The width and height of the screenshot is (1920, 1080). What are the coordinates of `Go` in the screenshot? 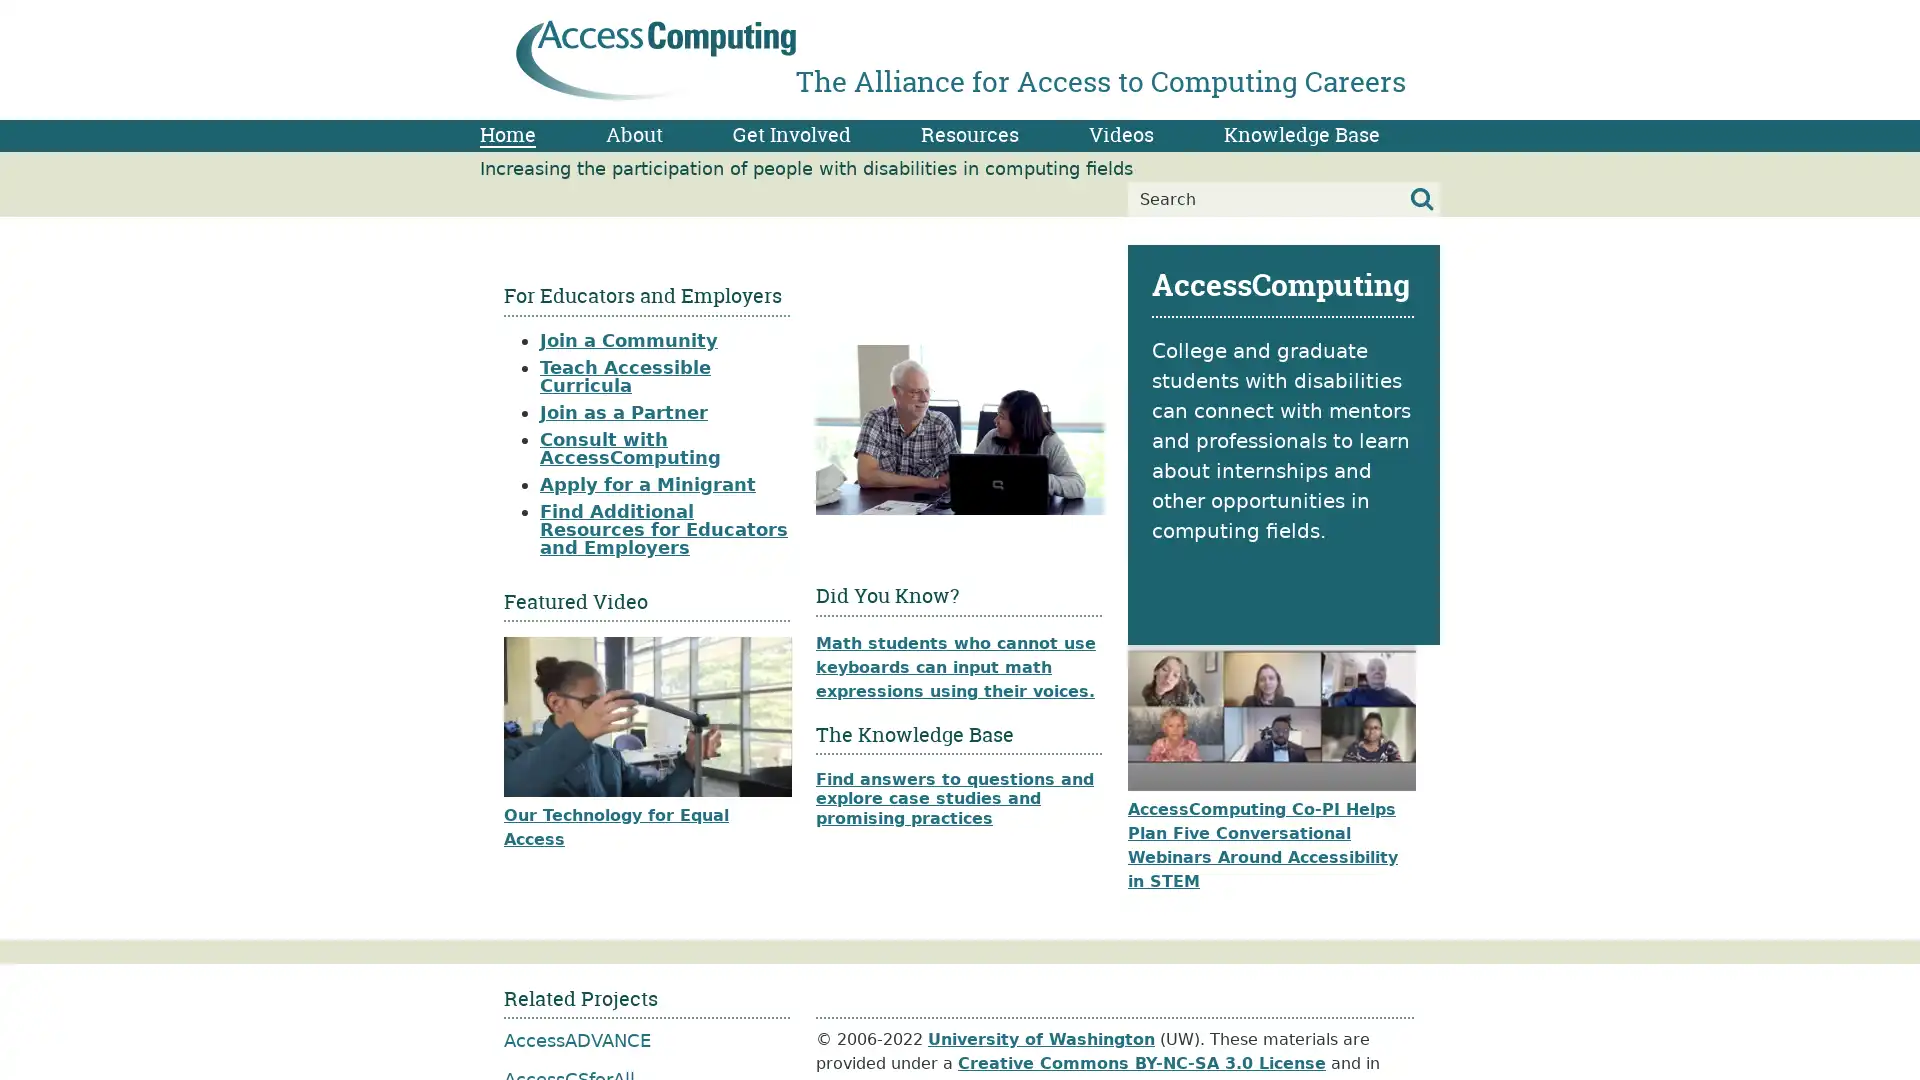 It's located at (1421, 199).